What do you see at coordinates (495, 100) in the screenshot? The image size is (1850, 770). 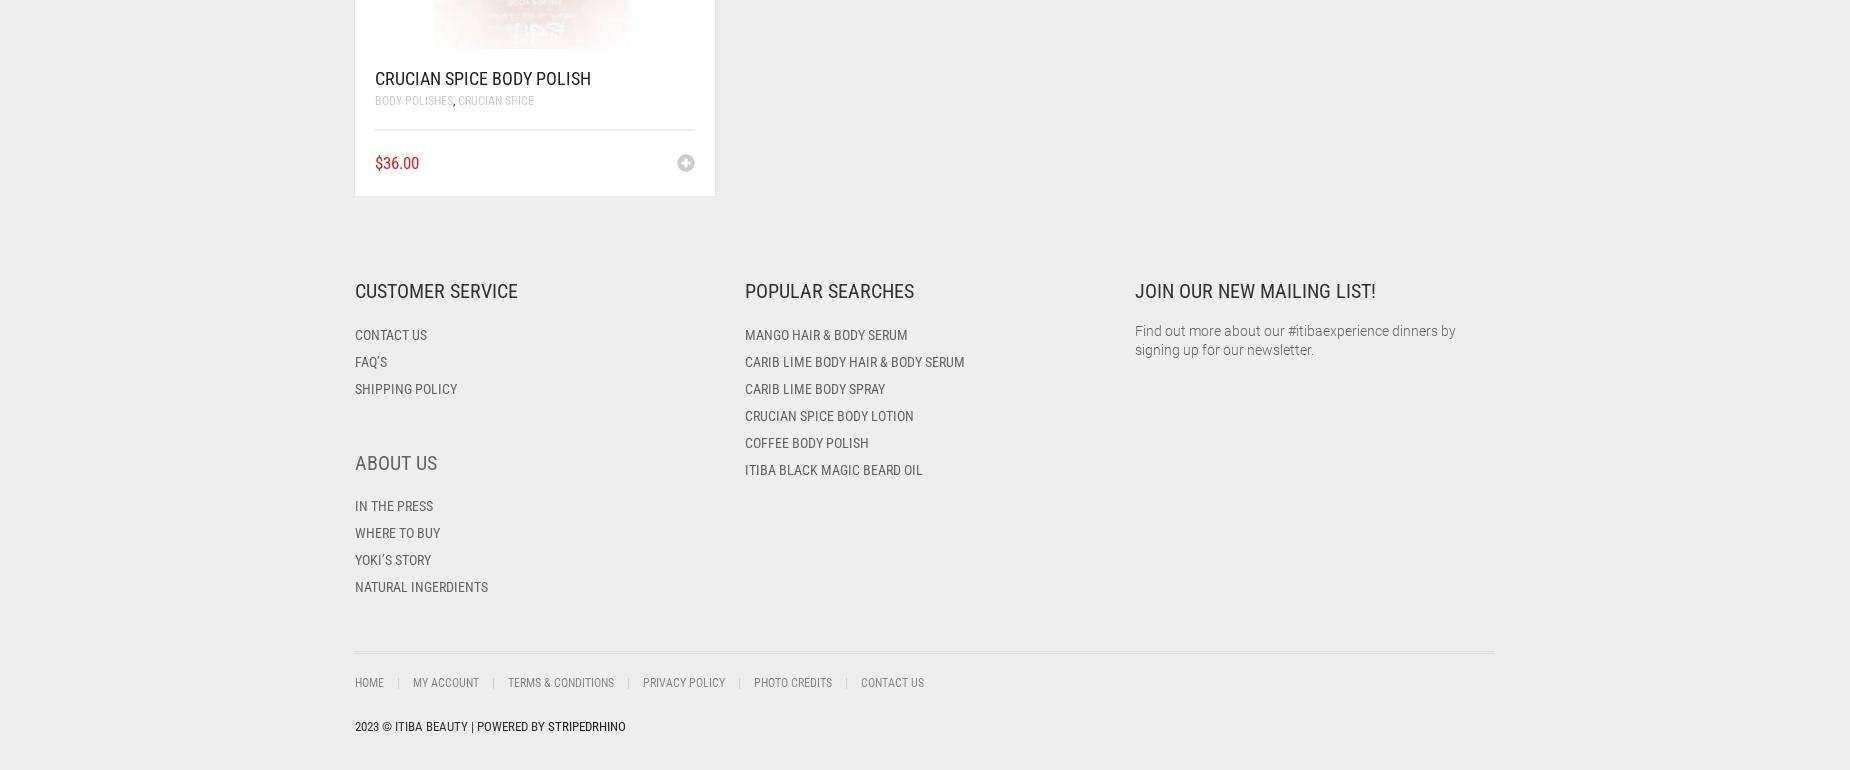 I see `'Crucian Spice'` at bounding box center [495, 100].